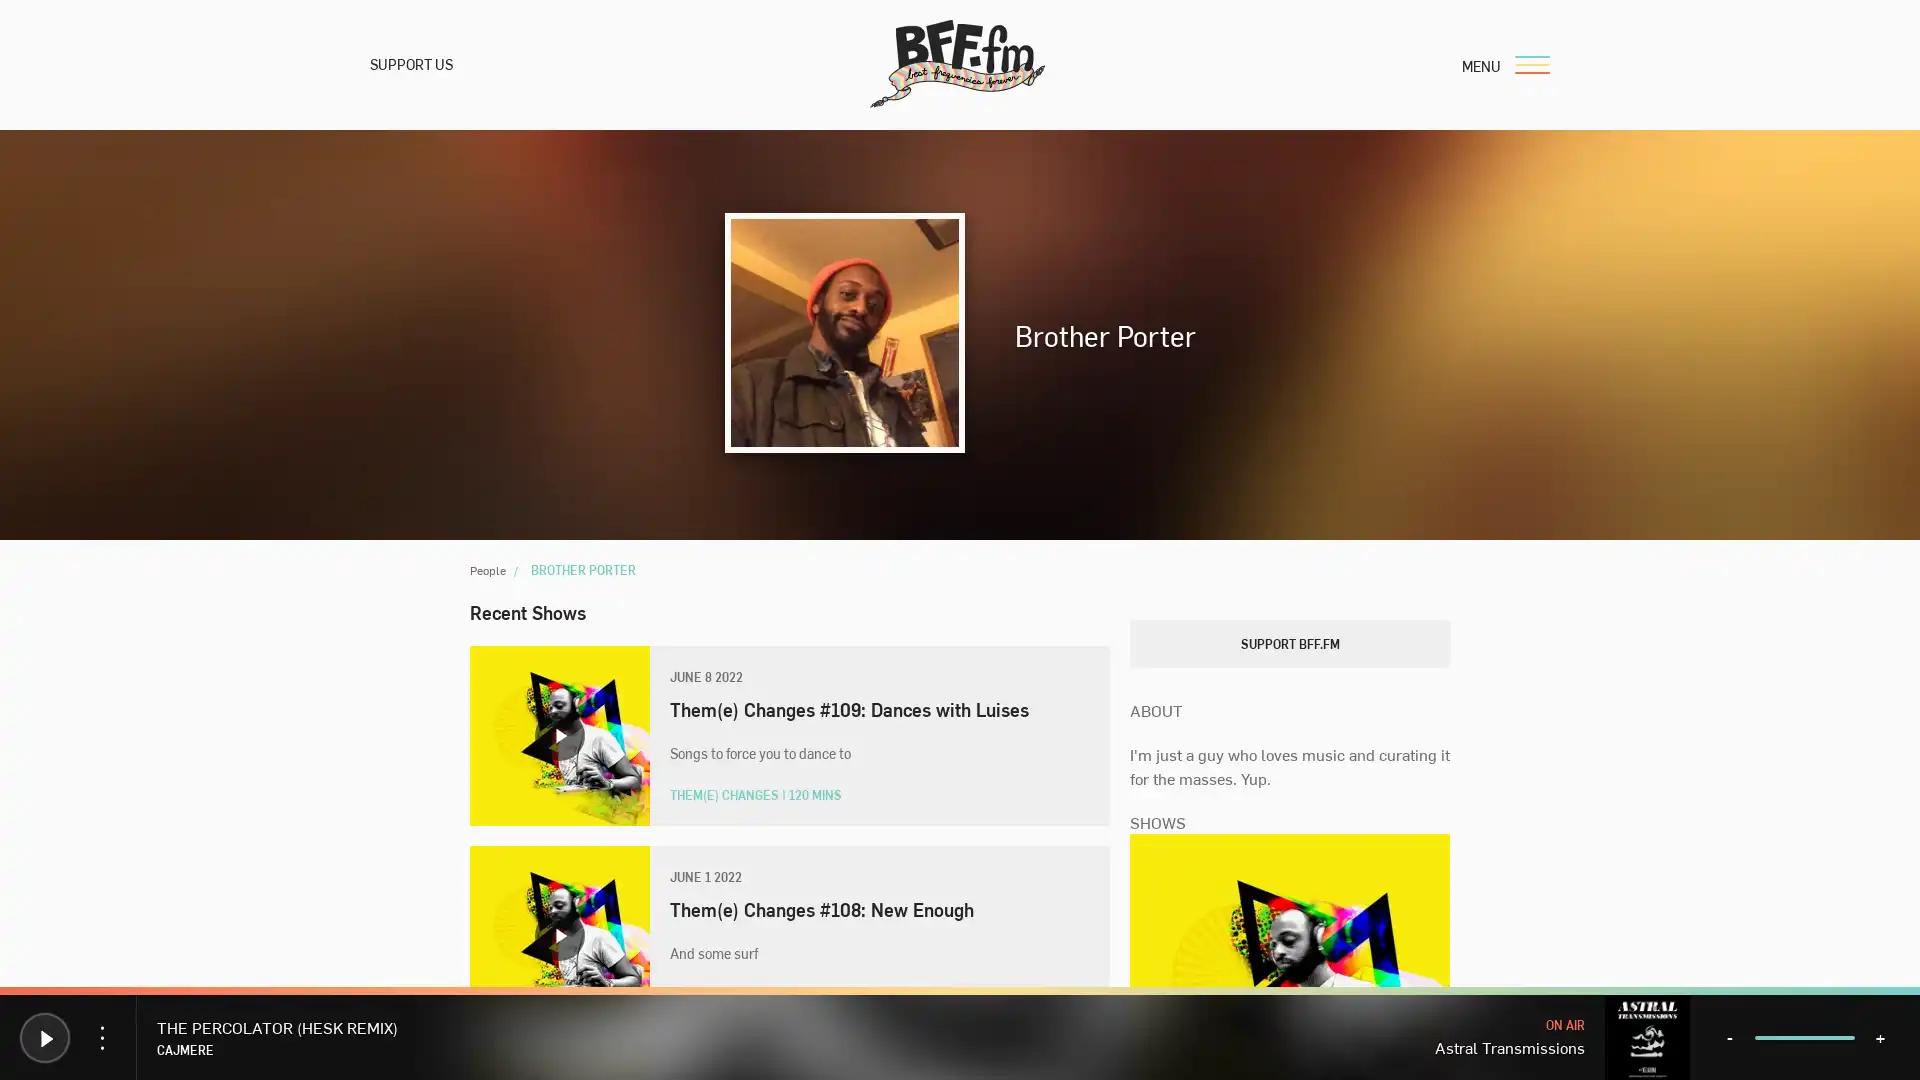  Describe the element at coordinates (560, 936) in the screenshot. I see `Play` at that location.